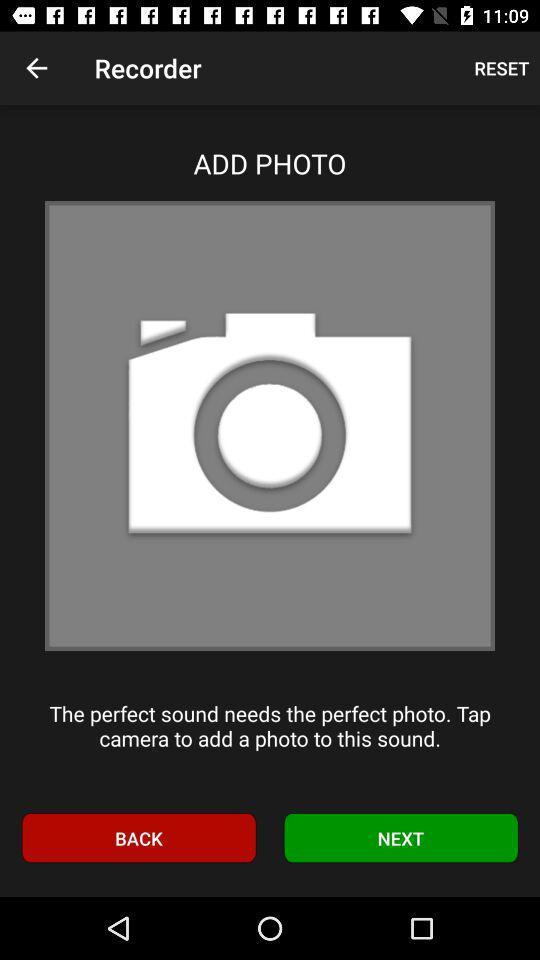  I want to click on a photo, so click(270, 425).